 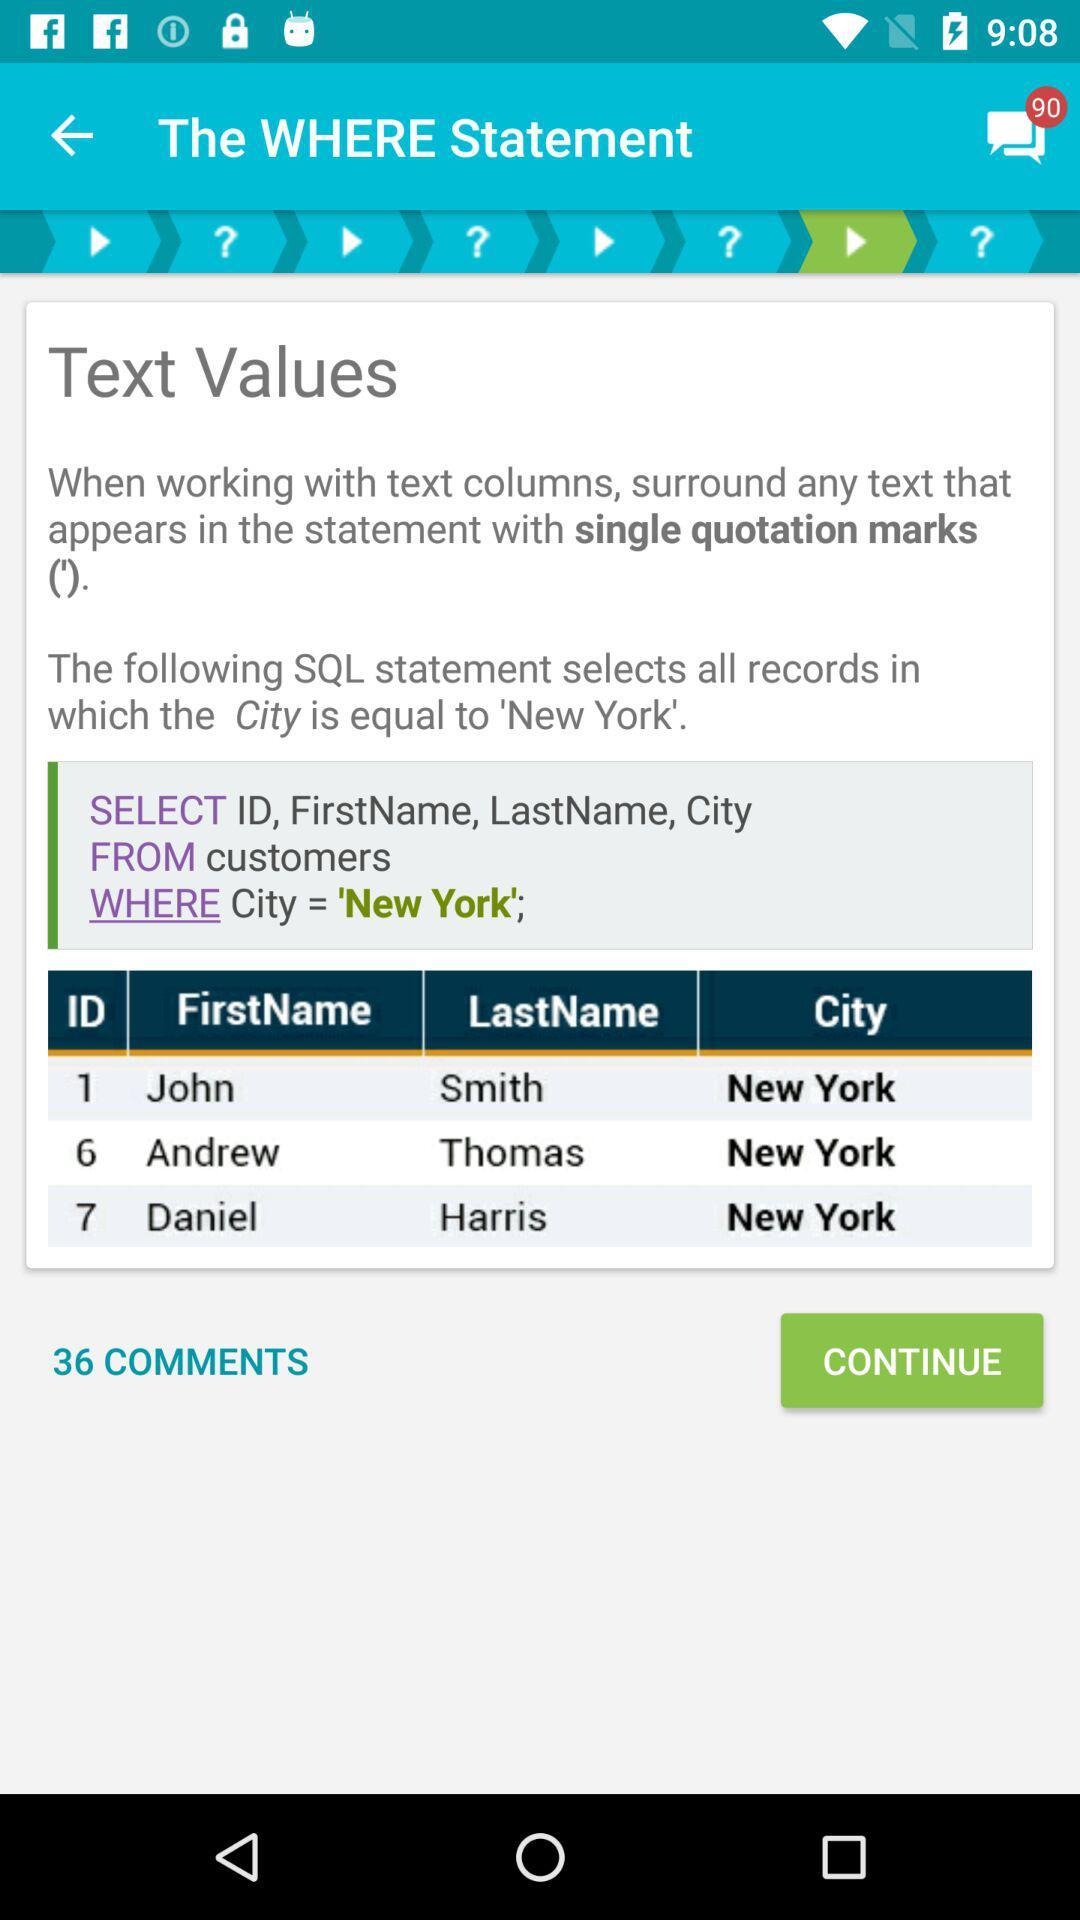 I want to click on the help icon, so click(x=979, y=240).